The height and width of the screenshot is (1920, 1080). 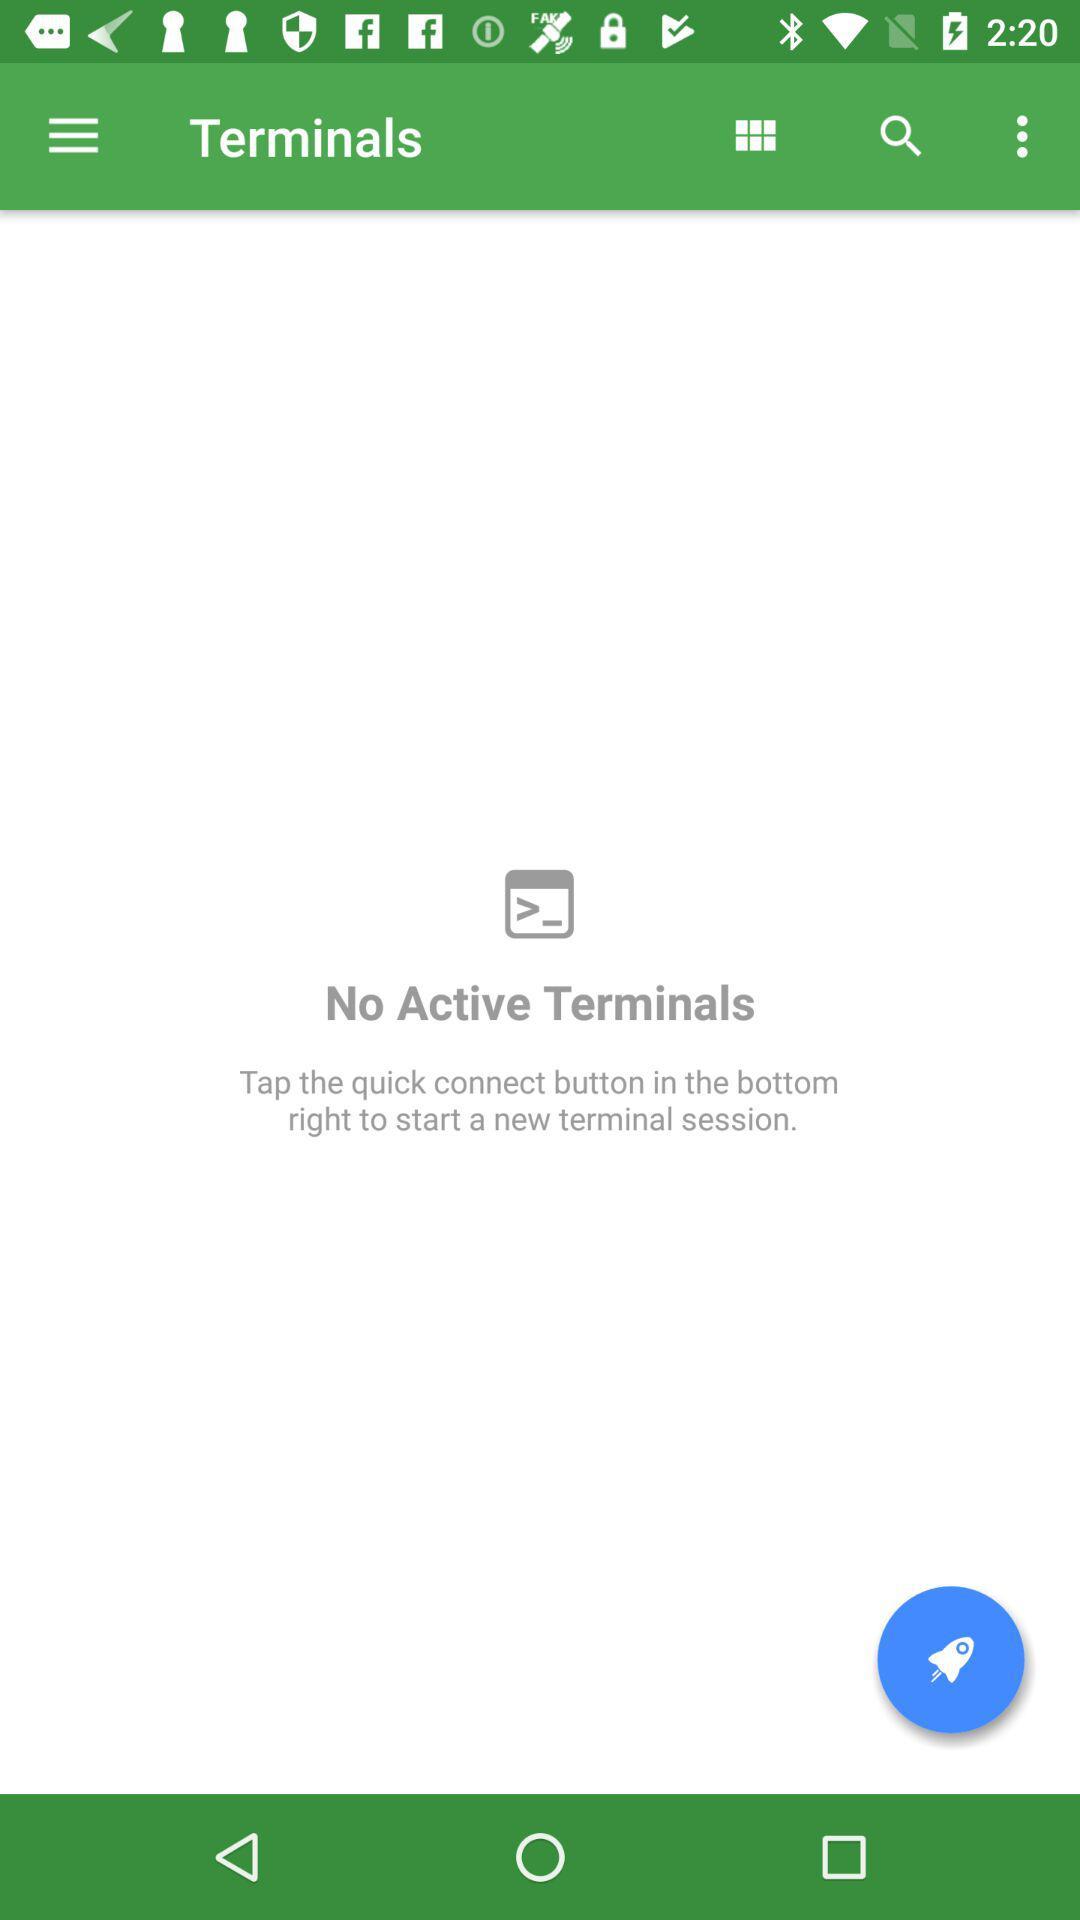 I want to click on icon to the right of terminals item, so click(x=754, y=135).